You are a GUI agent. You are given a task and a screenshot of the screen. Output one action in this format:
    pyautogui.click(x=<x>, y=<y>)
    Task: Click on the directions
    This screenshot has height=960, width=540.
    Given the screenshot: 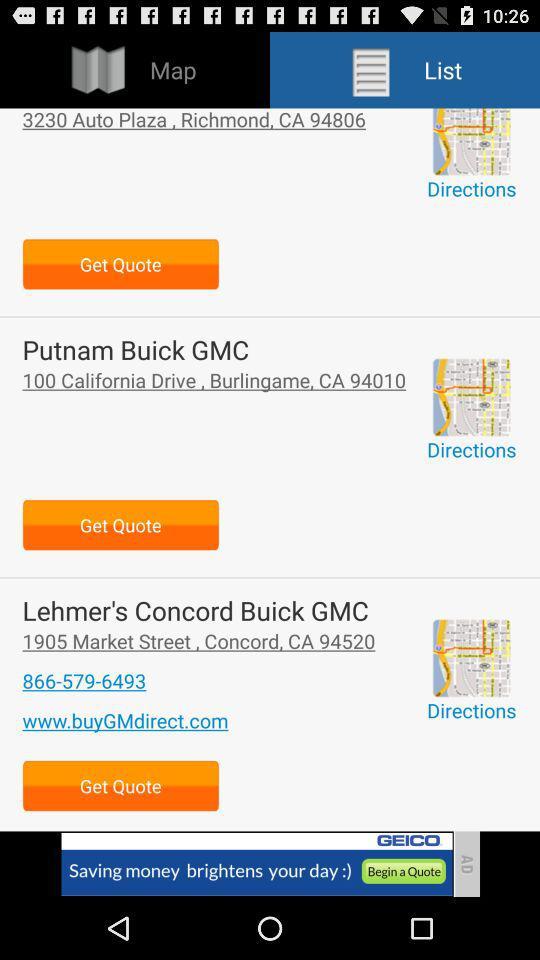 What is the action you would take?
    pyautogui.click(x=471, y=140)
    